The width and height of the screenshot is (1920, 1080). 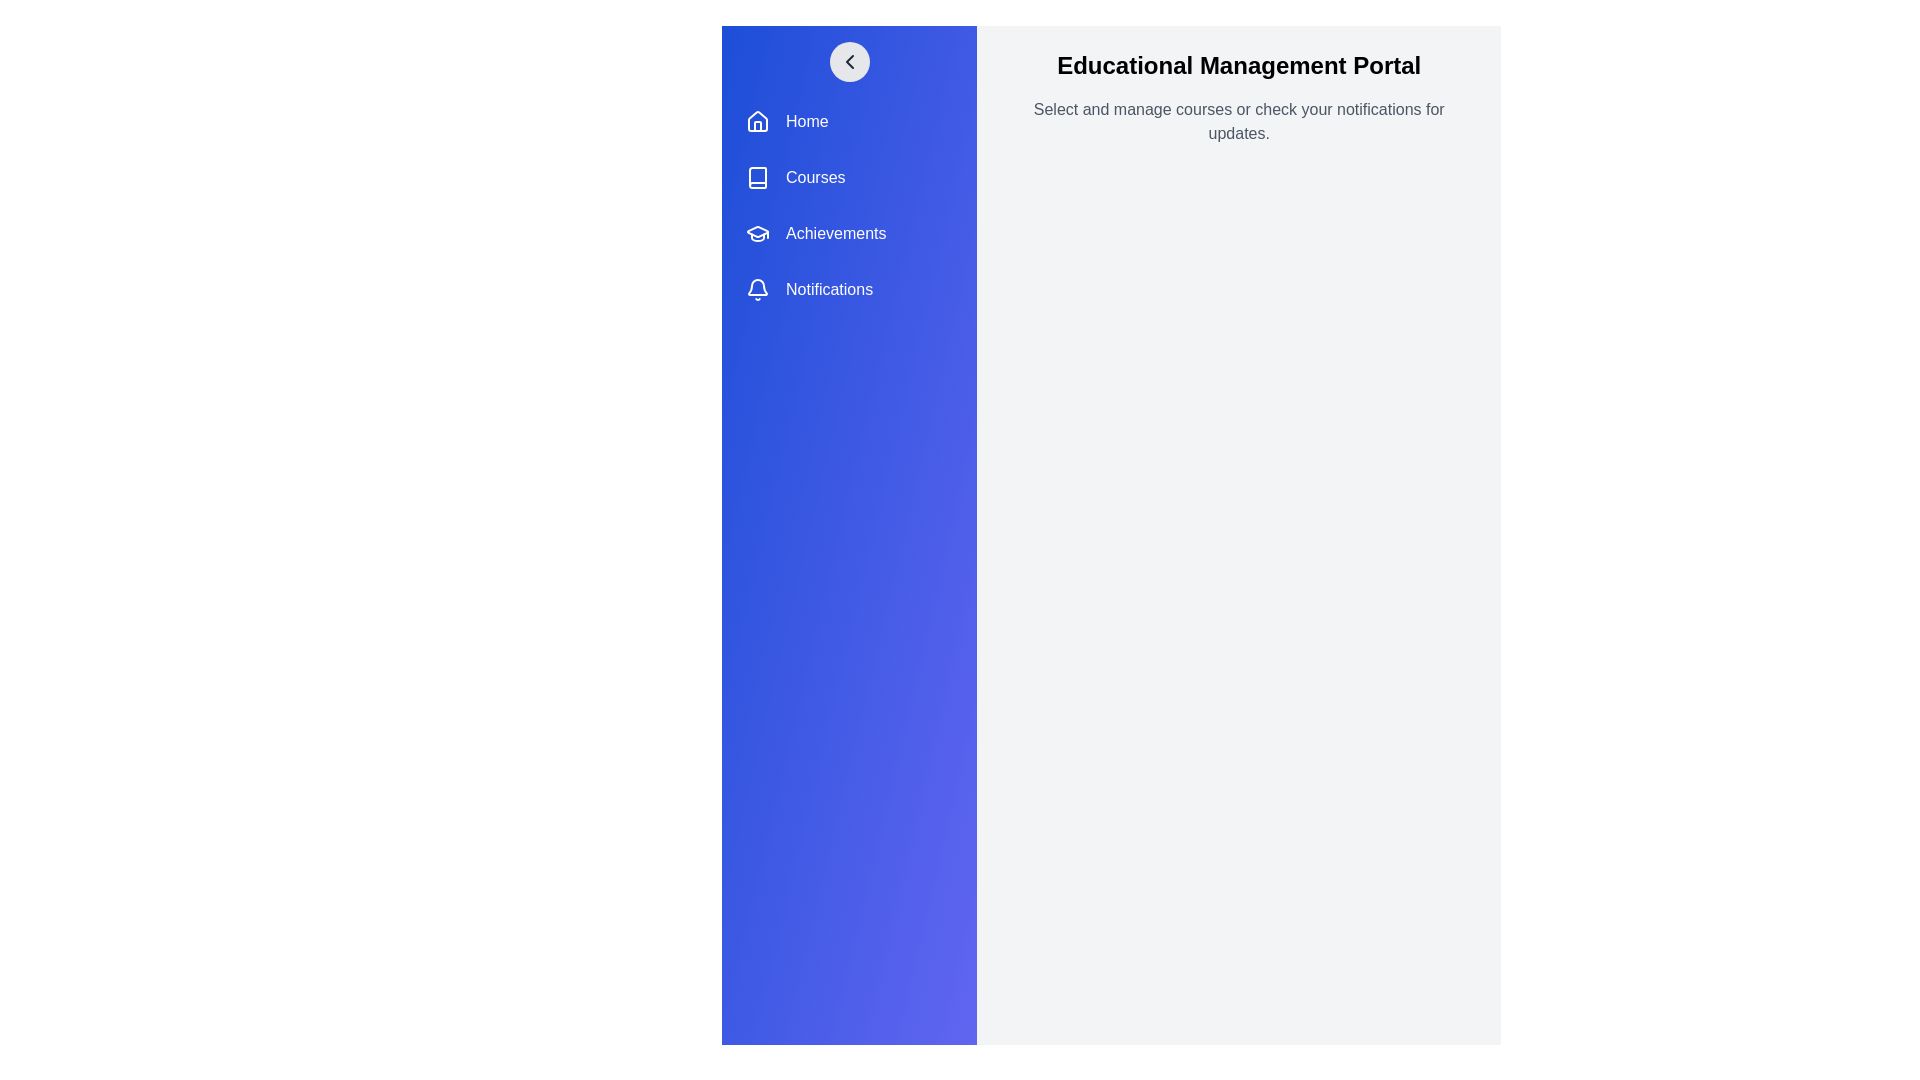 What do you see at coordinates (849, 122) in the screenshot?
I see `the menu item labeled Home` at bounding box center [849, 122].